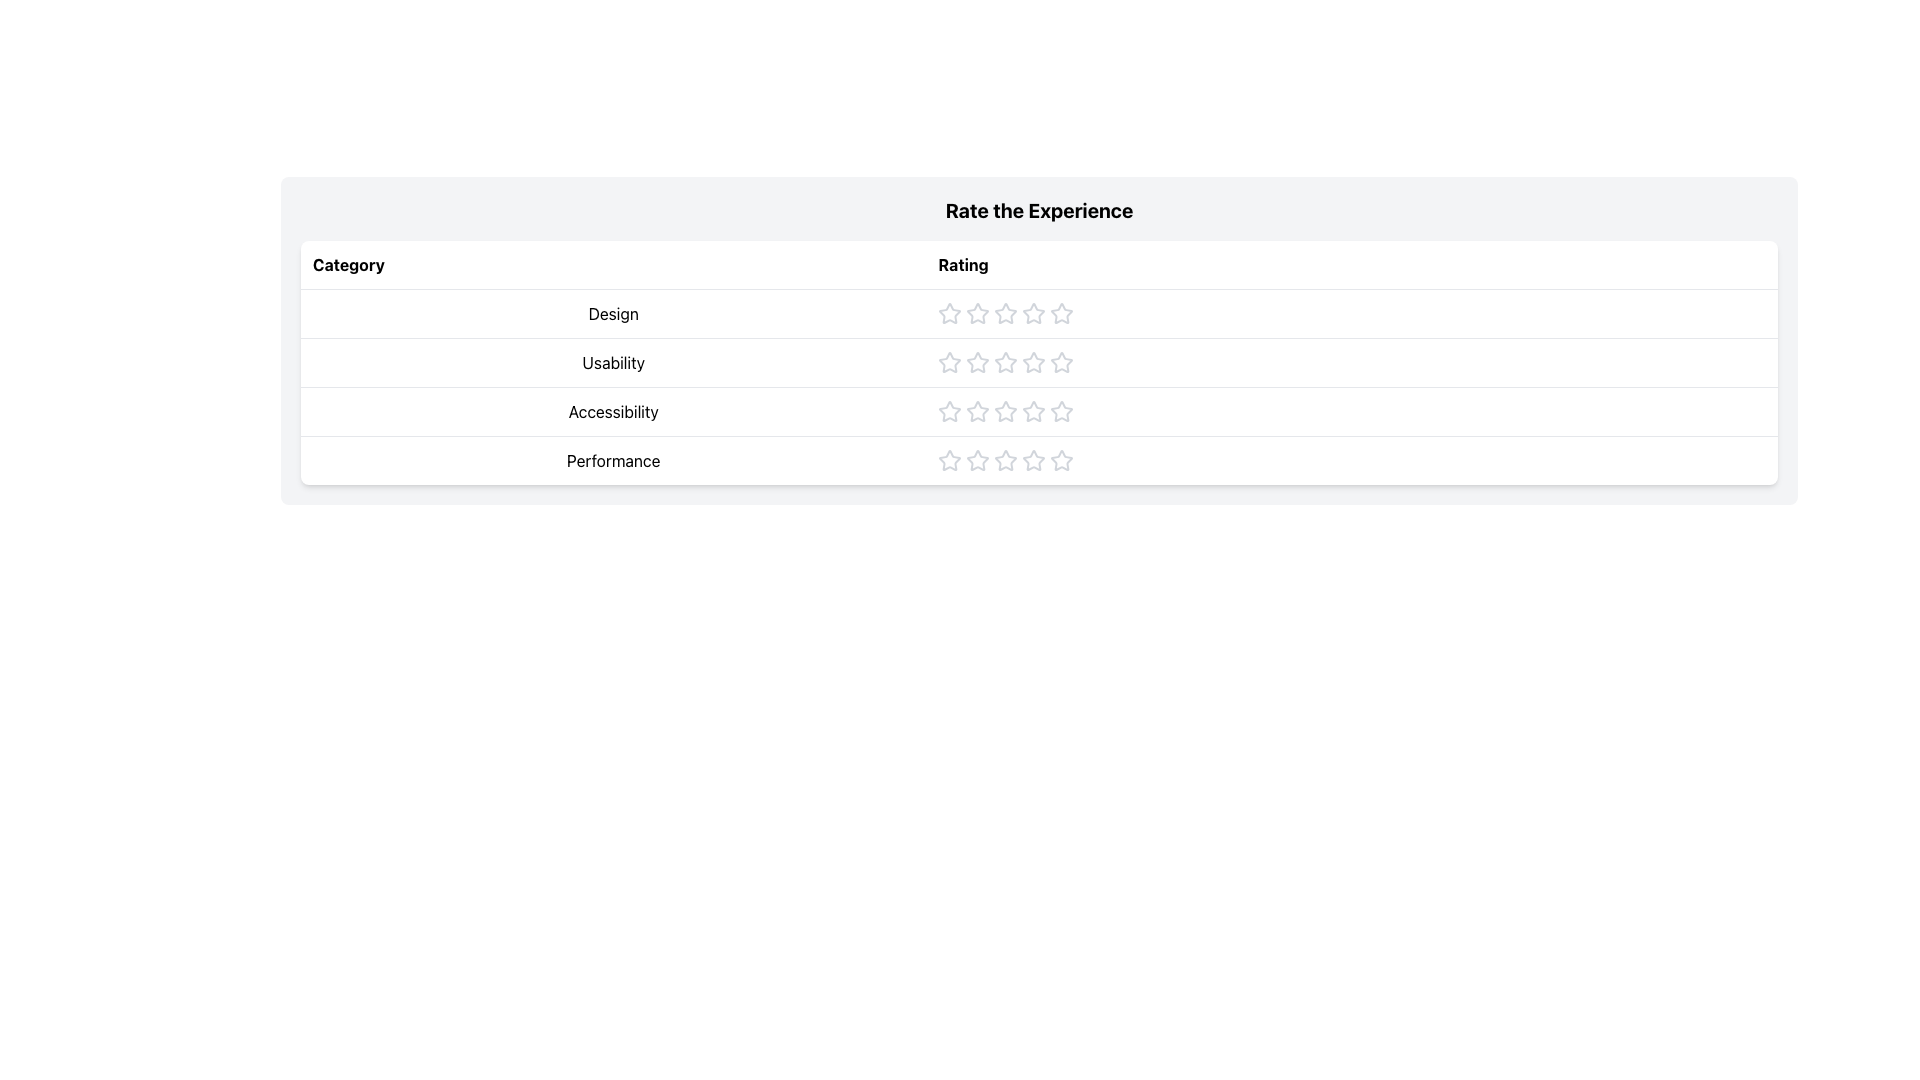  What do you see at coordinates (612, 313) in the screenshot?
I see `the 'Design' category label in the first row of the 'Category' column of the table, which indicates the category for user feedback or reviews` at bounding box center [612, 313].